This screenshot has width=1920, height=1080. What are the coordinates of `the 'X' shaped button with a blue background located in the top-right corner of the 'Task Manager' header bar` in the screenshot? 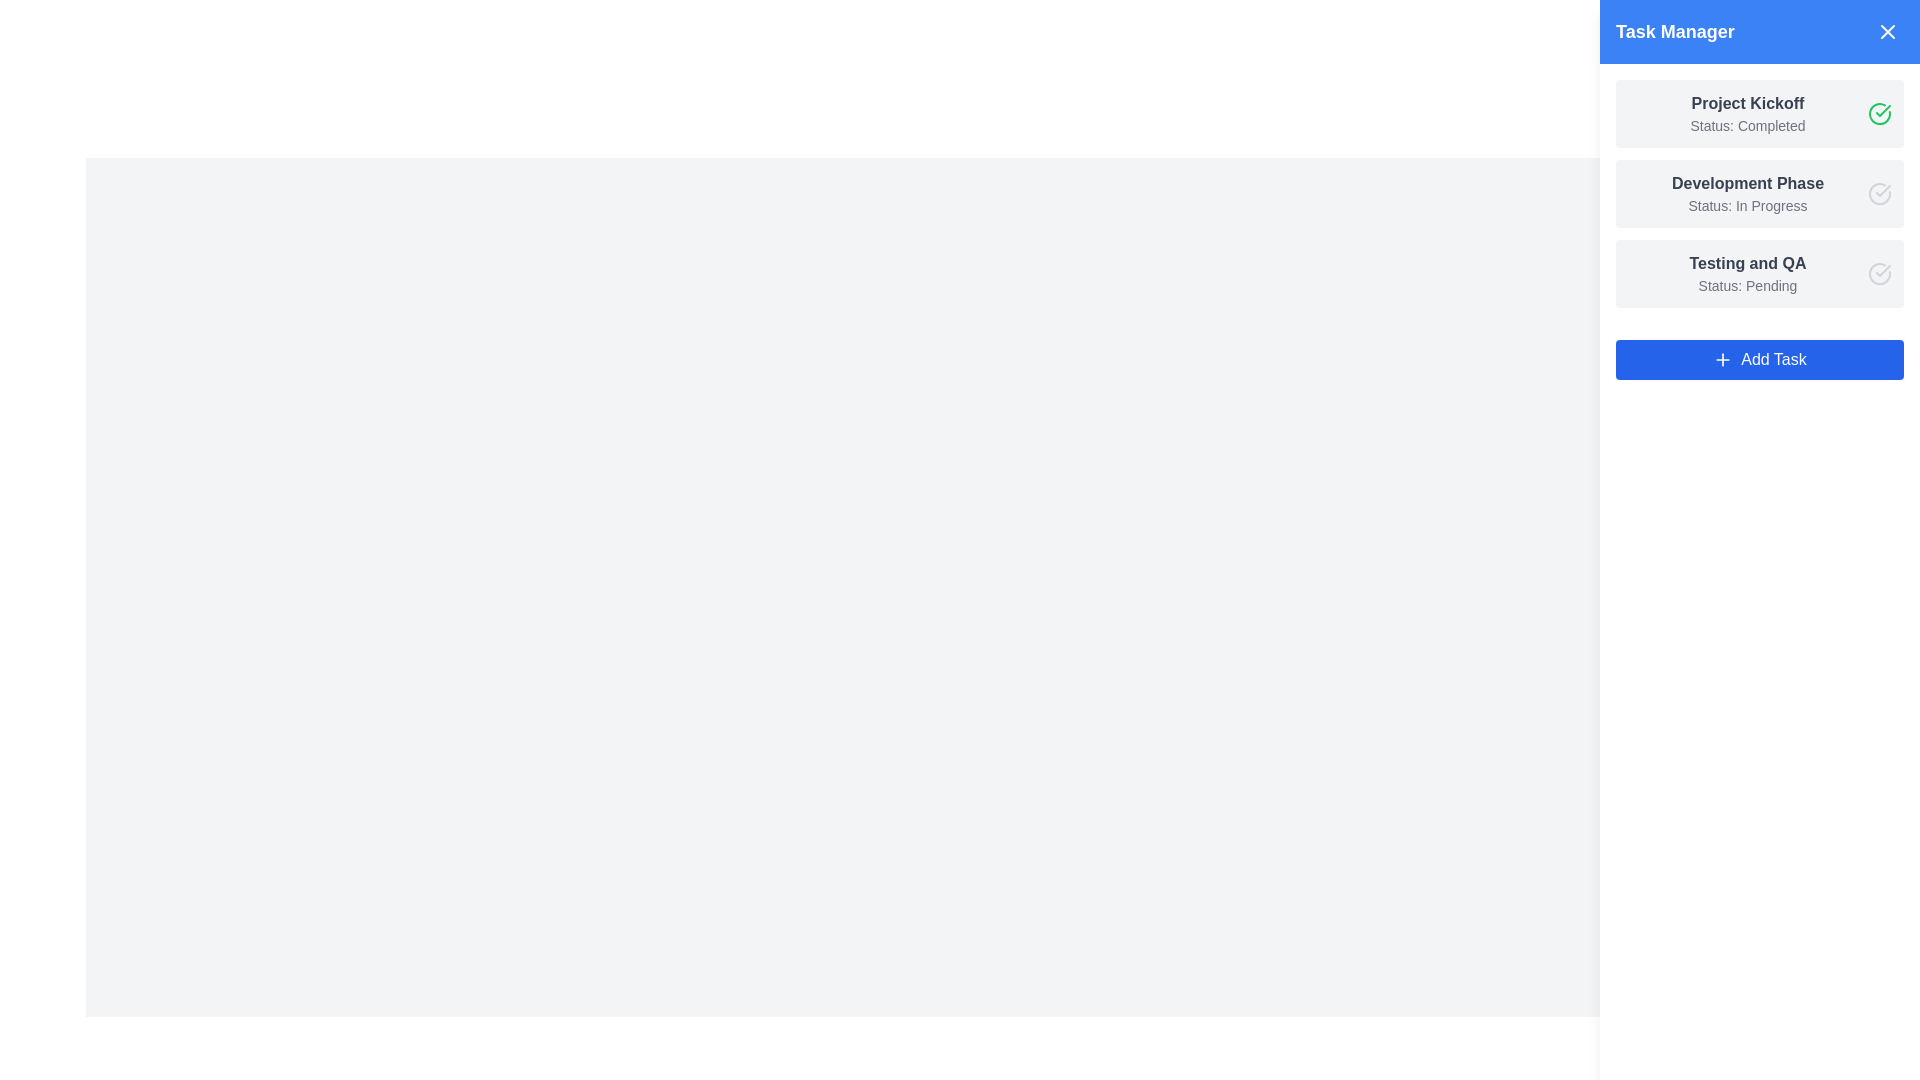 It's located at (1886, 31).